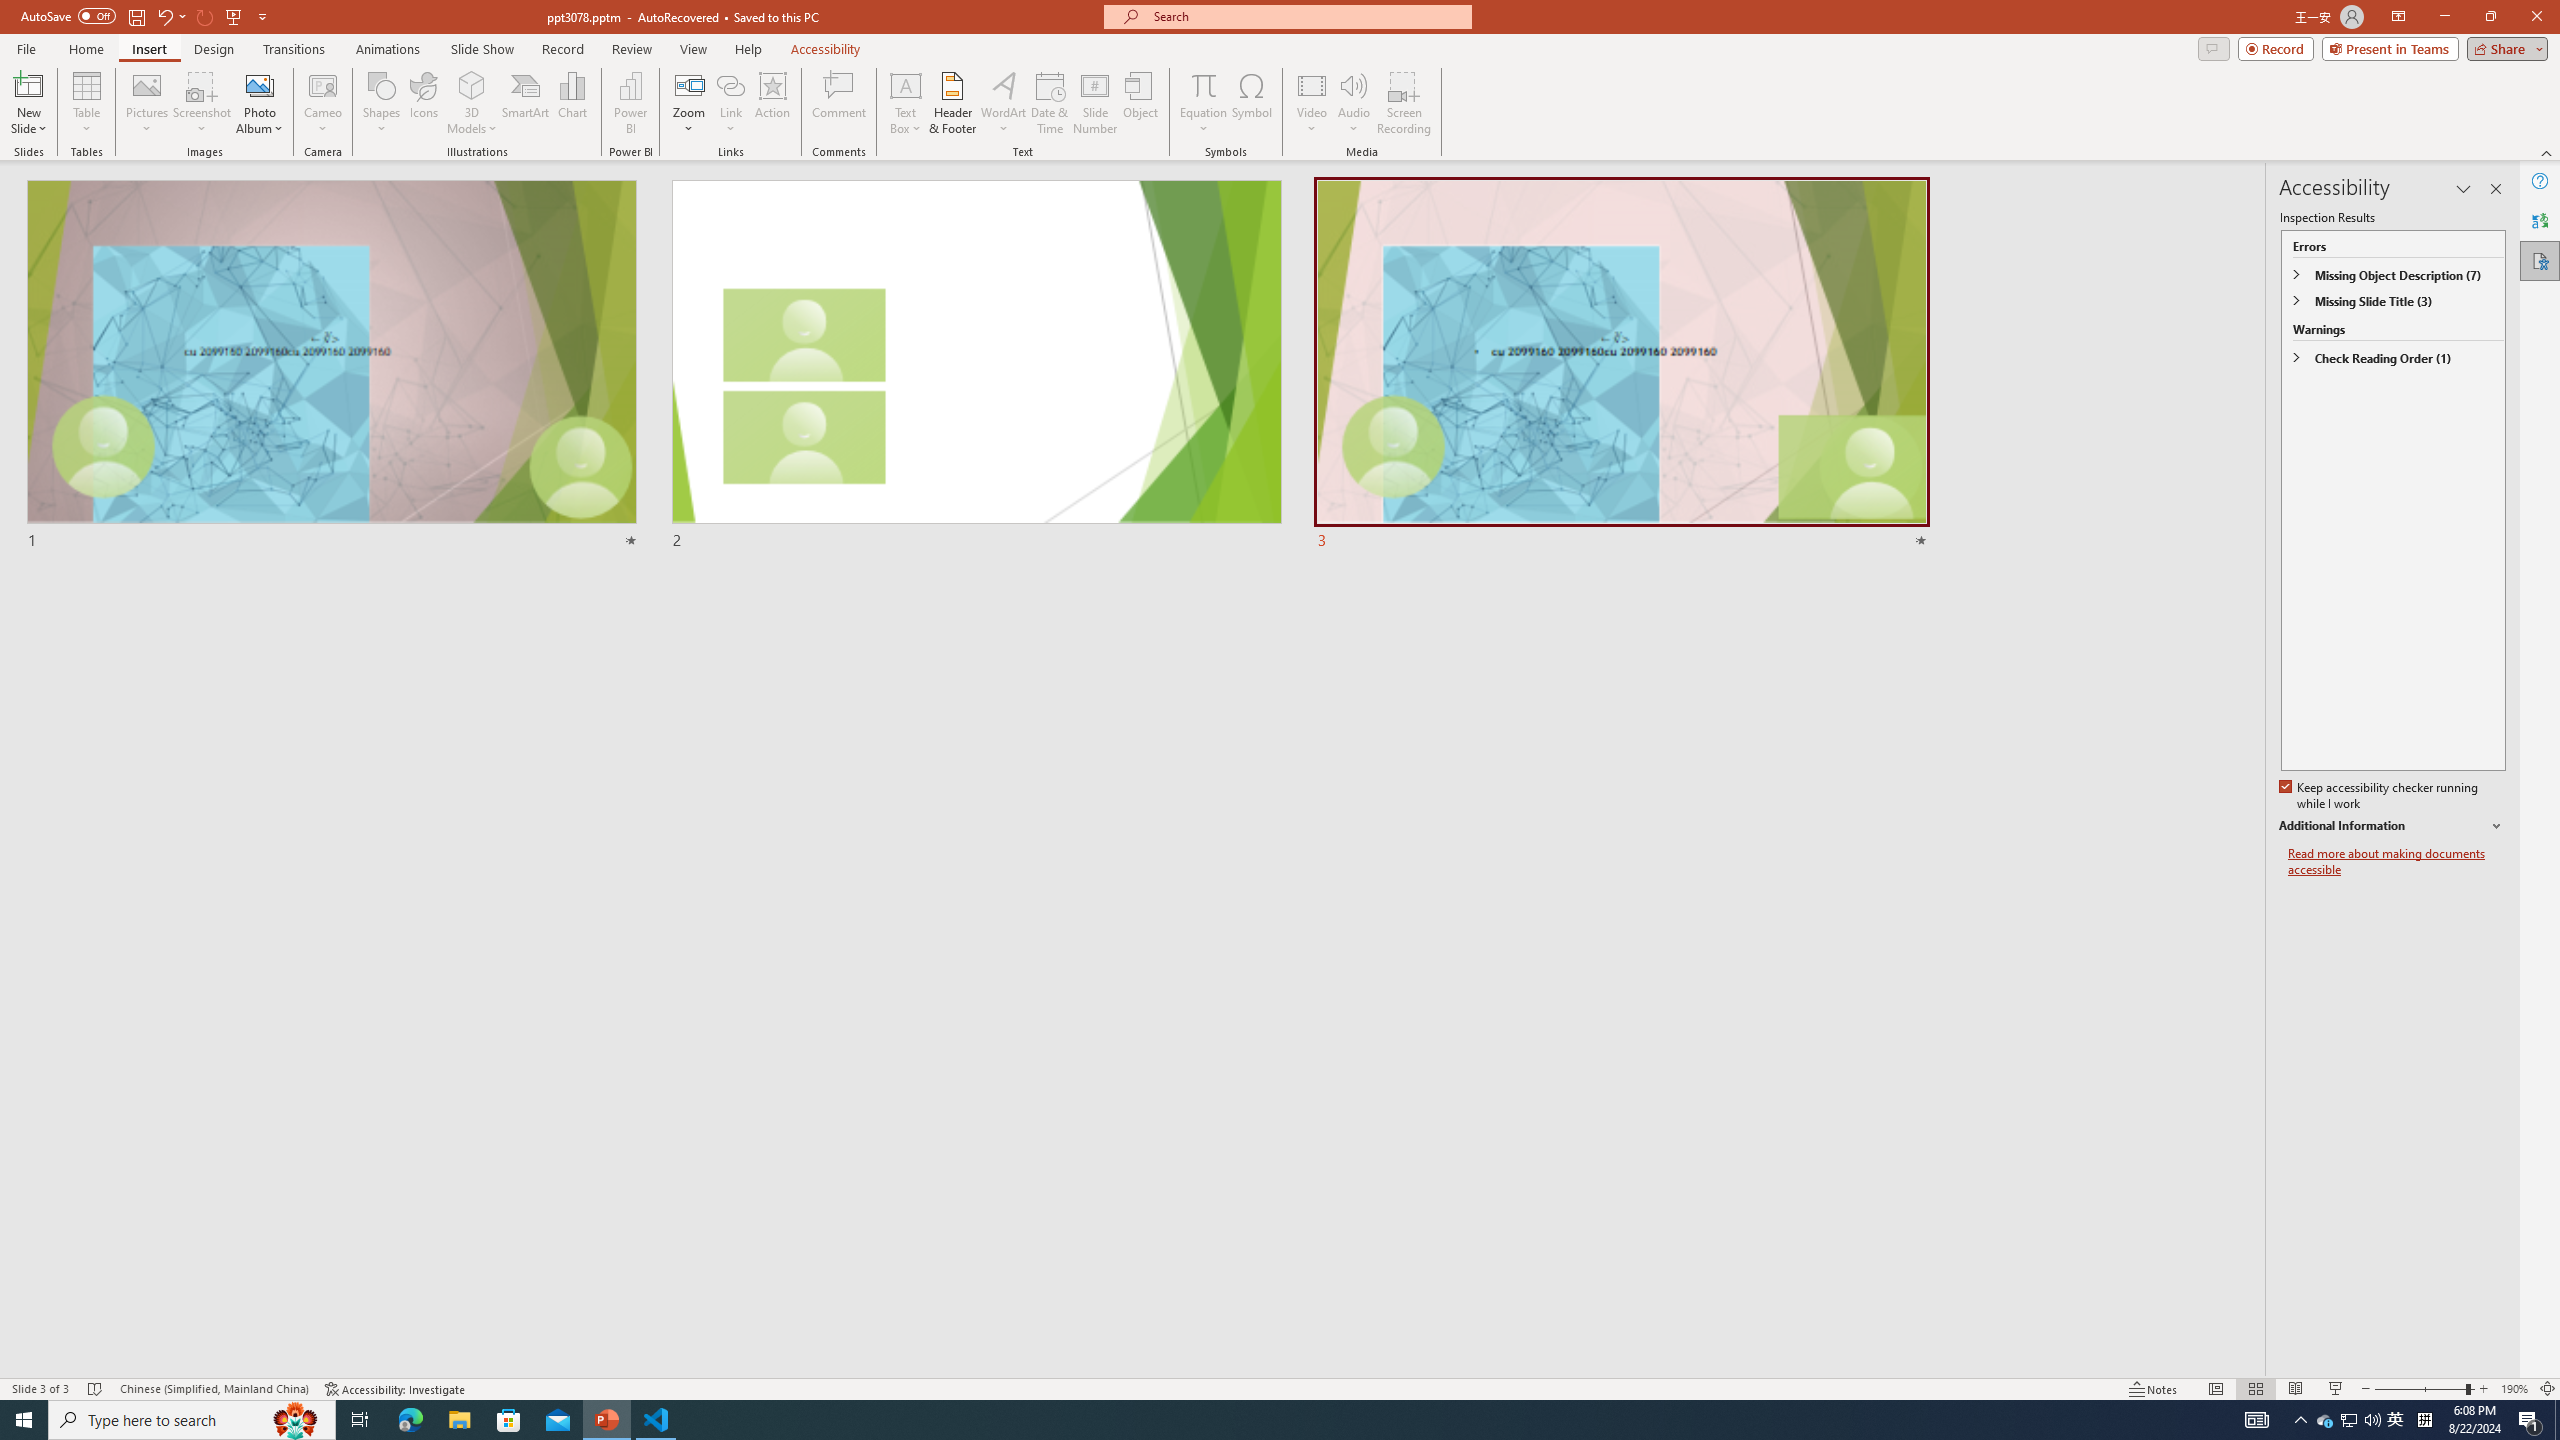 The height and width of the screenshot is (1440, 2560). What do you see at coordinates (2380, 796) in the screenshot?
I see `'Keep accessibility checker running while I work'` at bounding box center [2380, 796].